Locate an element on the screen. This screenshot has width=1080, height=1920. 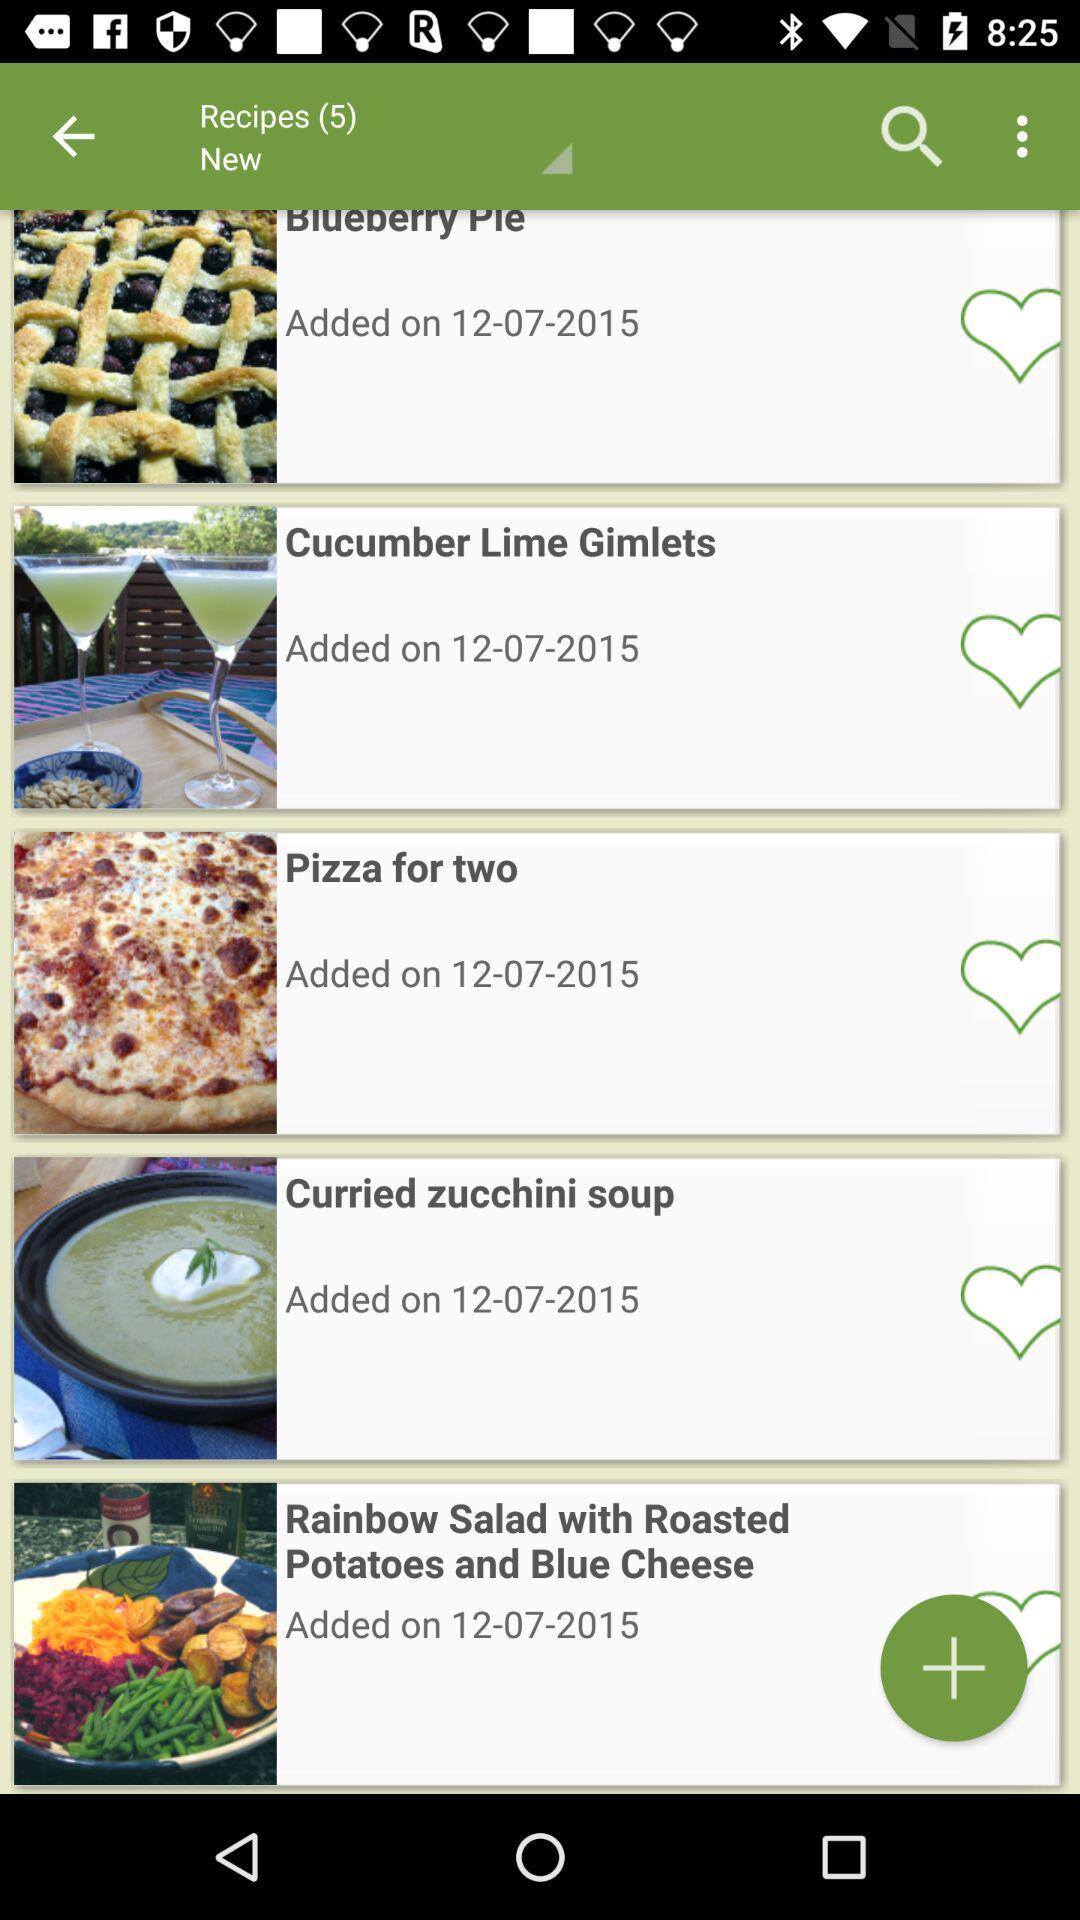
open selected item is located at coordinates (997, 334).